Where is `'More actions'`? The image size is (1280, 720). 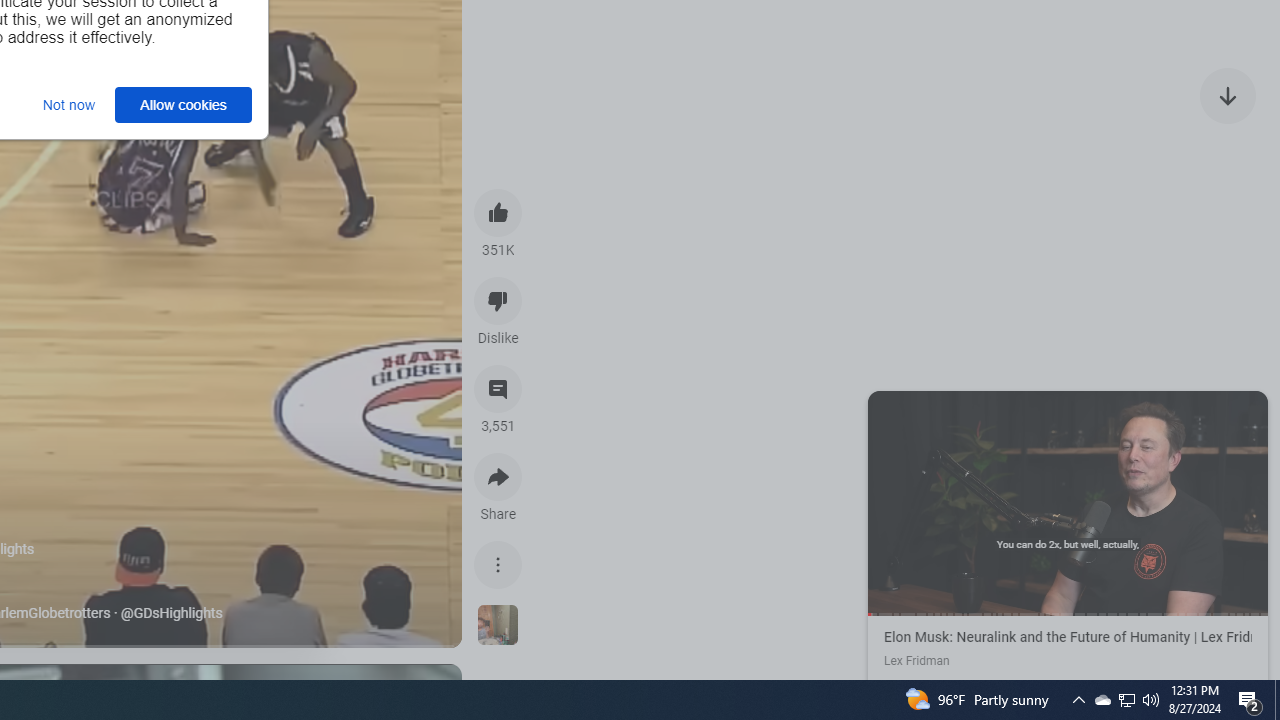 'More actions' is located at coordinates (498, 564).